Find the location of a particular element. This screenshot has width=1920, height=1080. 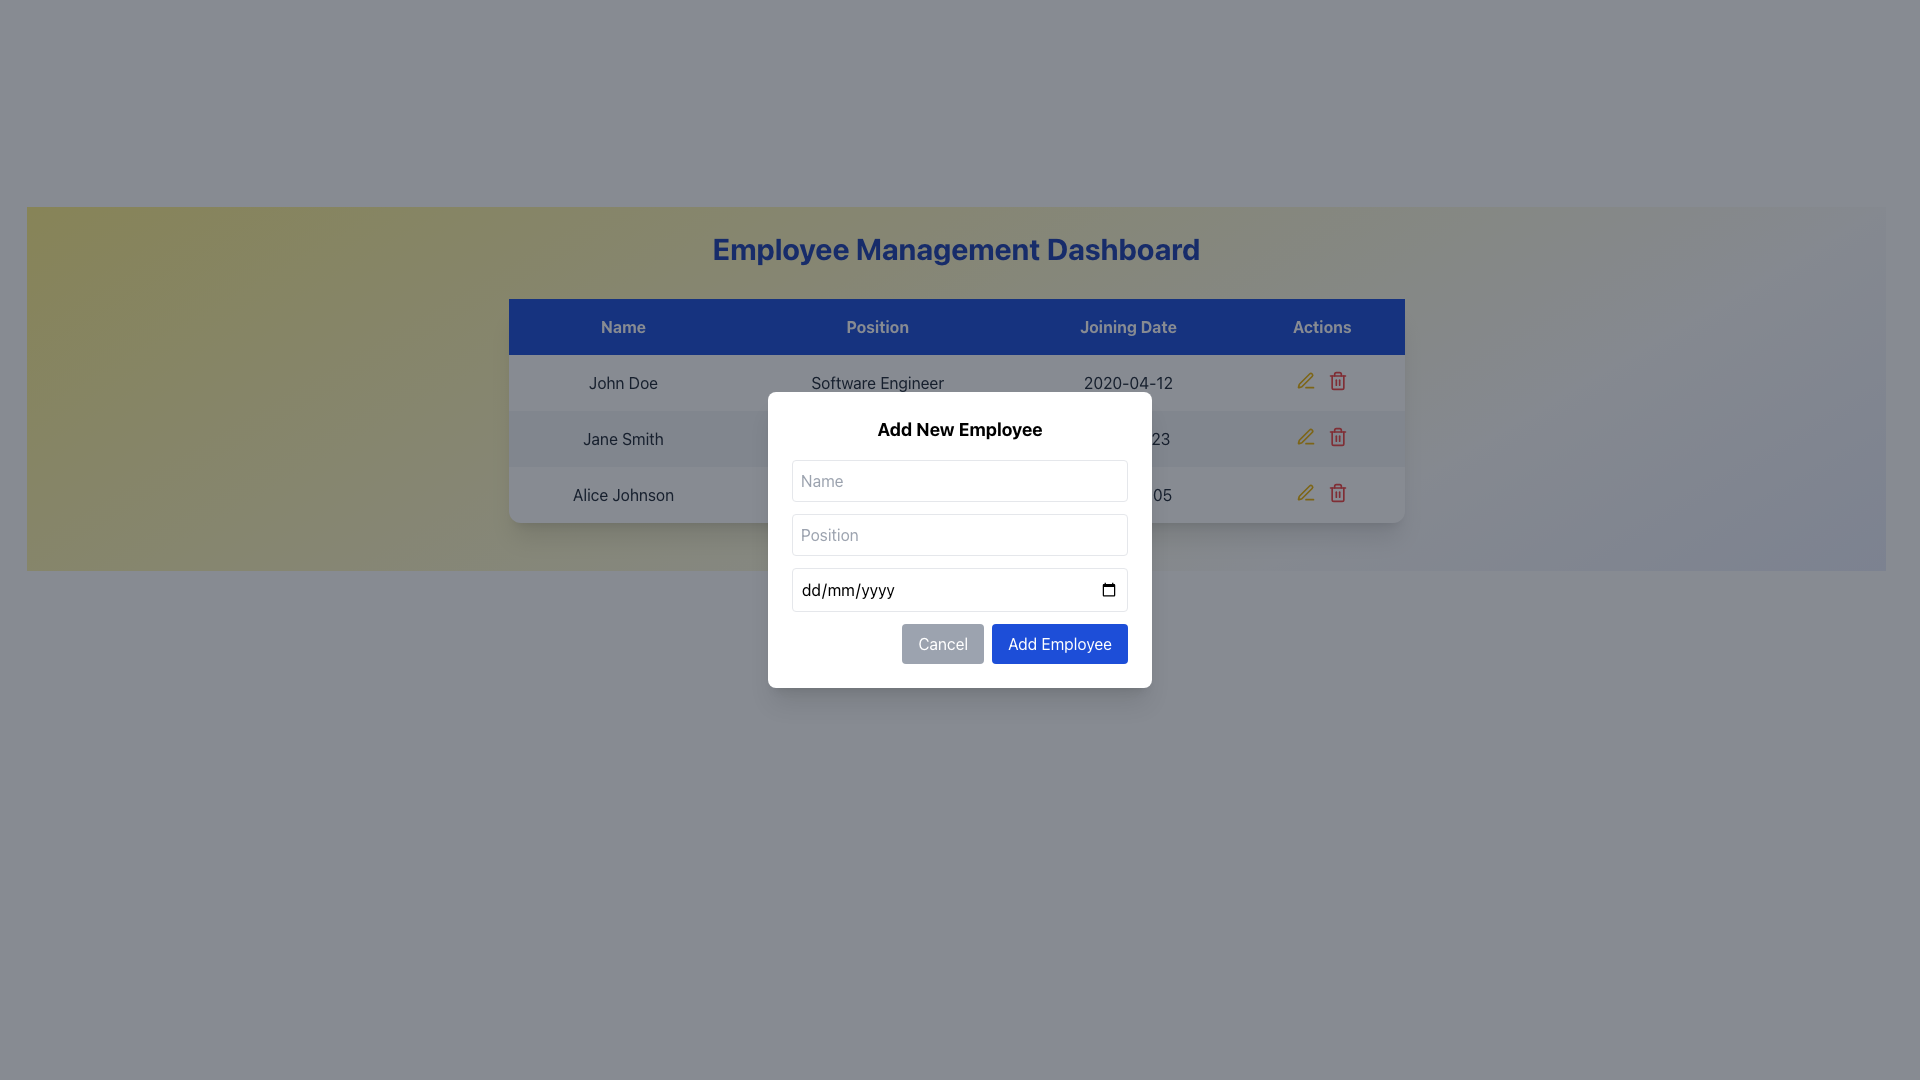

the static text label indicating 'Add New Employee' at the top of the modal dialog box is located at coordinates (960, 428).